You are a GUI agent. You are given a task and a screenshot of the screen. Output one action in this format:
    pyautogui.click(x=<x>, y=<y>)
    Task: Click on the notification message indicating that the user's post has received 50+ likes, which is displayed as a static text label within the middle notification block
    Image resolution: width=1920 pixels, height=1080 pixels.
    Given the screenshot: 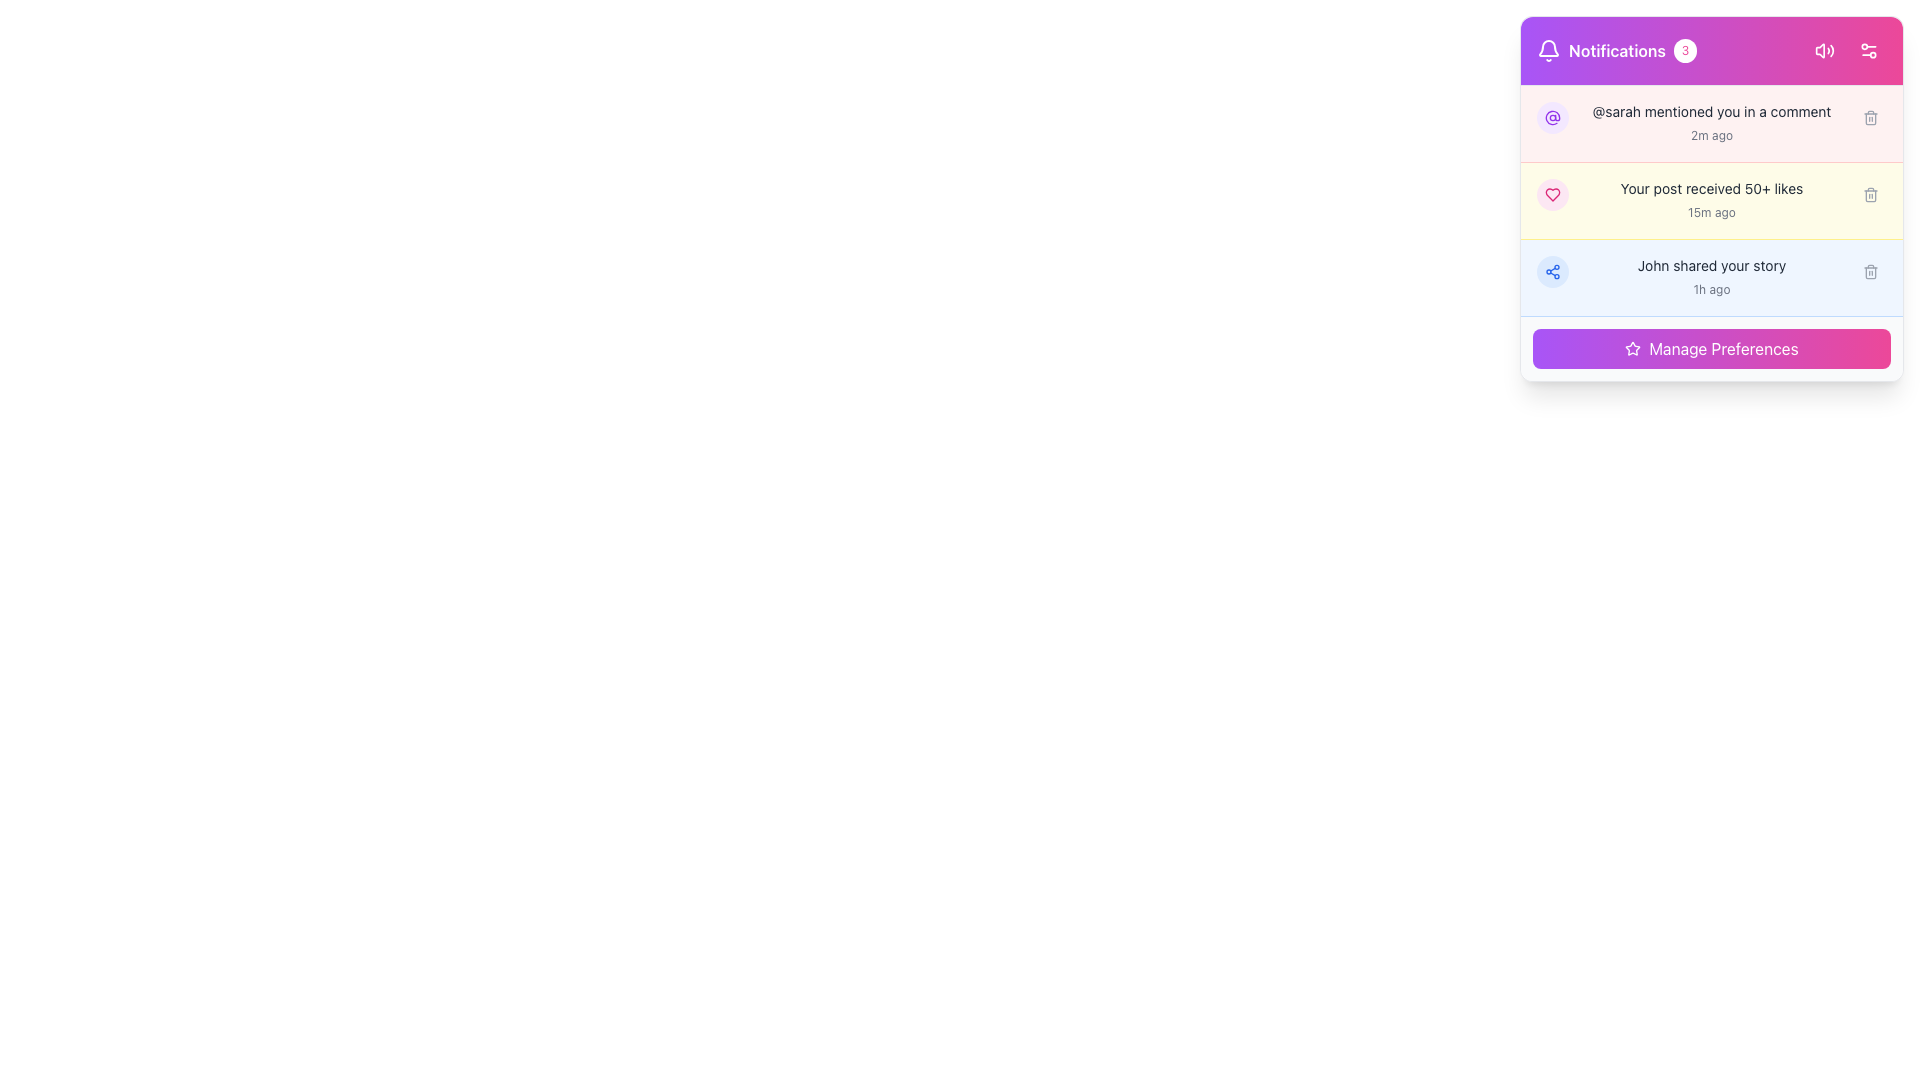 What is the action you would take?
    pyautogui.click(x=1711, y=189)
    